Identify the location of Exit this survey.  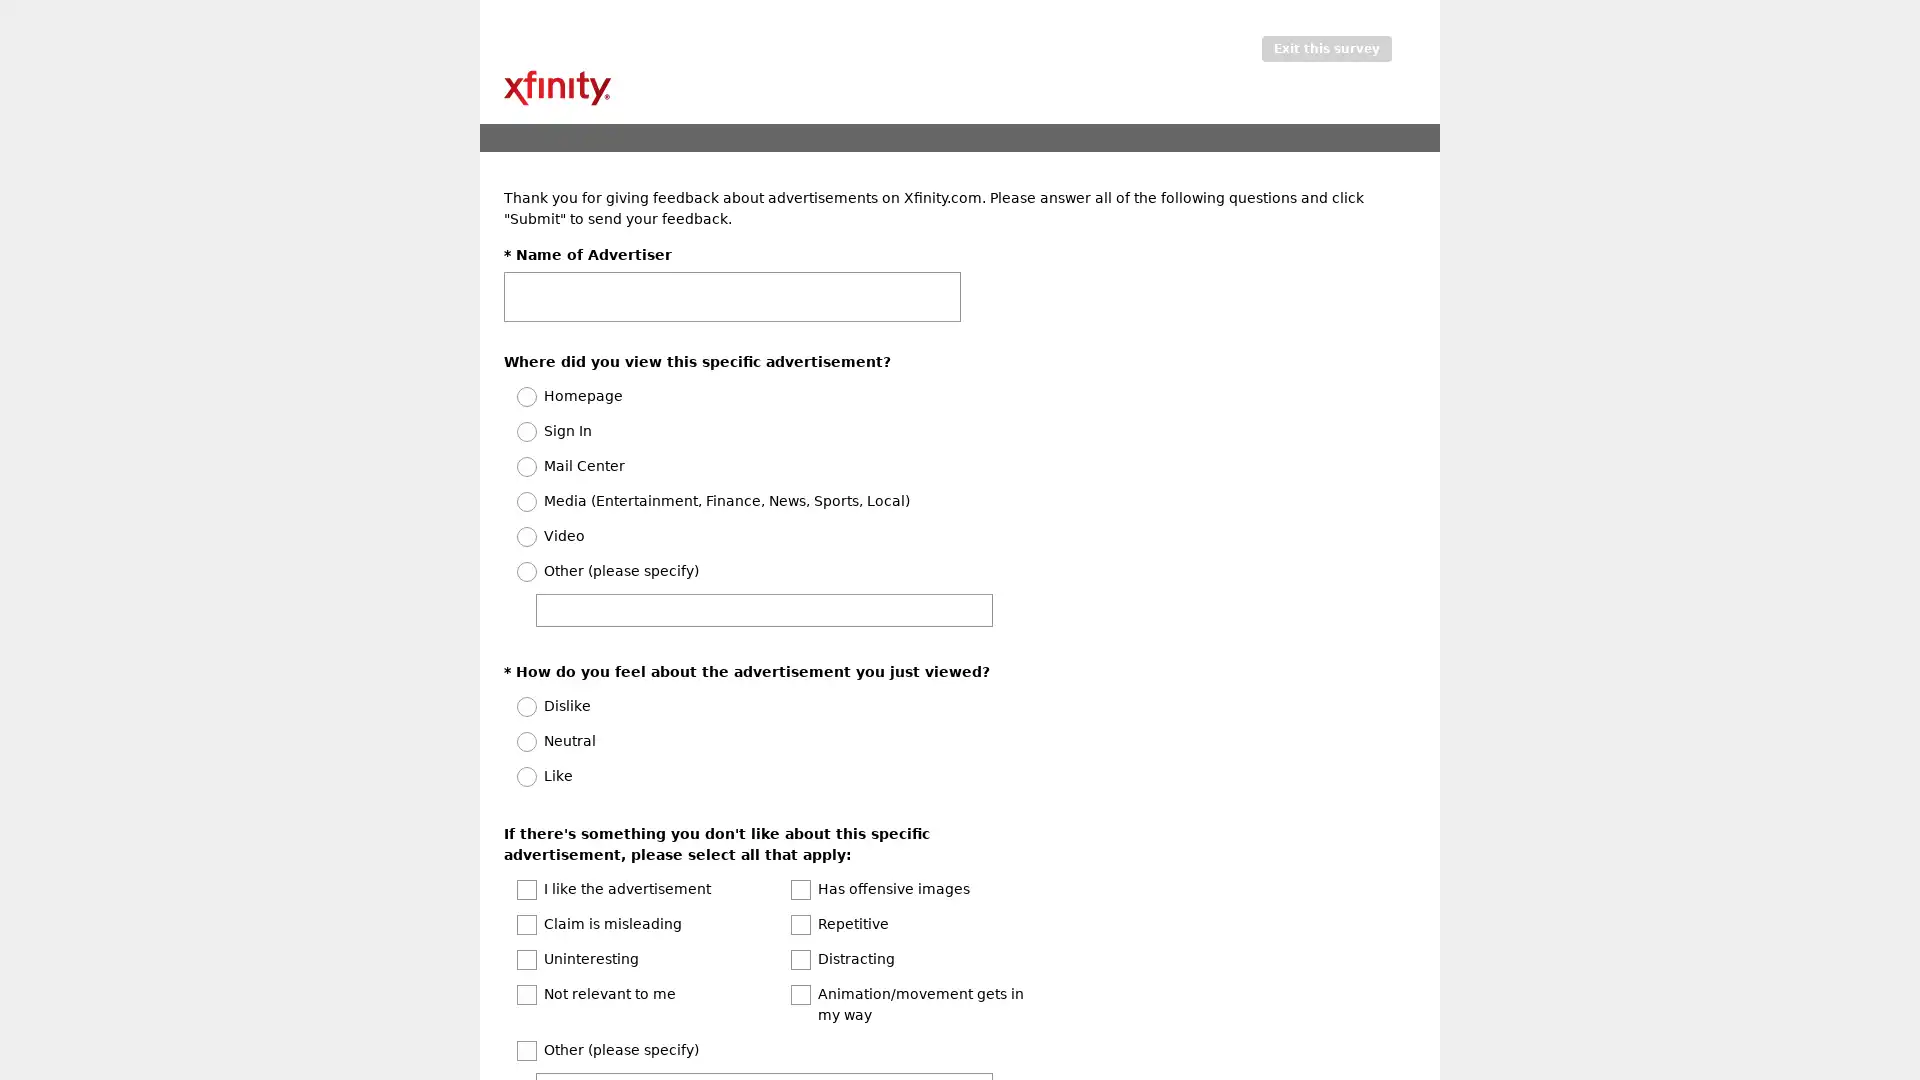
(1326, 48).